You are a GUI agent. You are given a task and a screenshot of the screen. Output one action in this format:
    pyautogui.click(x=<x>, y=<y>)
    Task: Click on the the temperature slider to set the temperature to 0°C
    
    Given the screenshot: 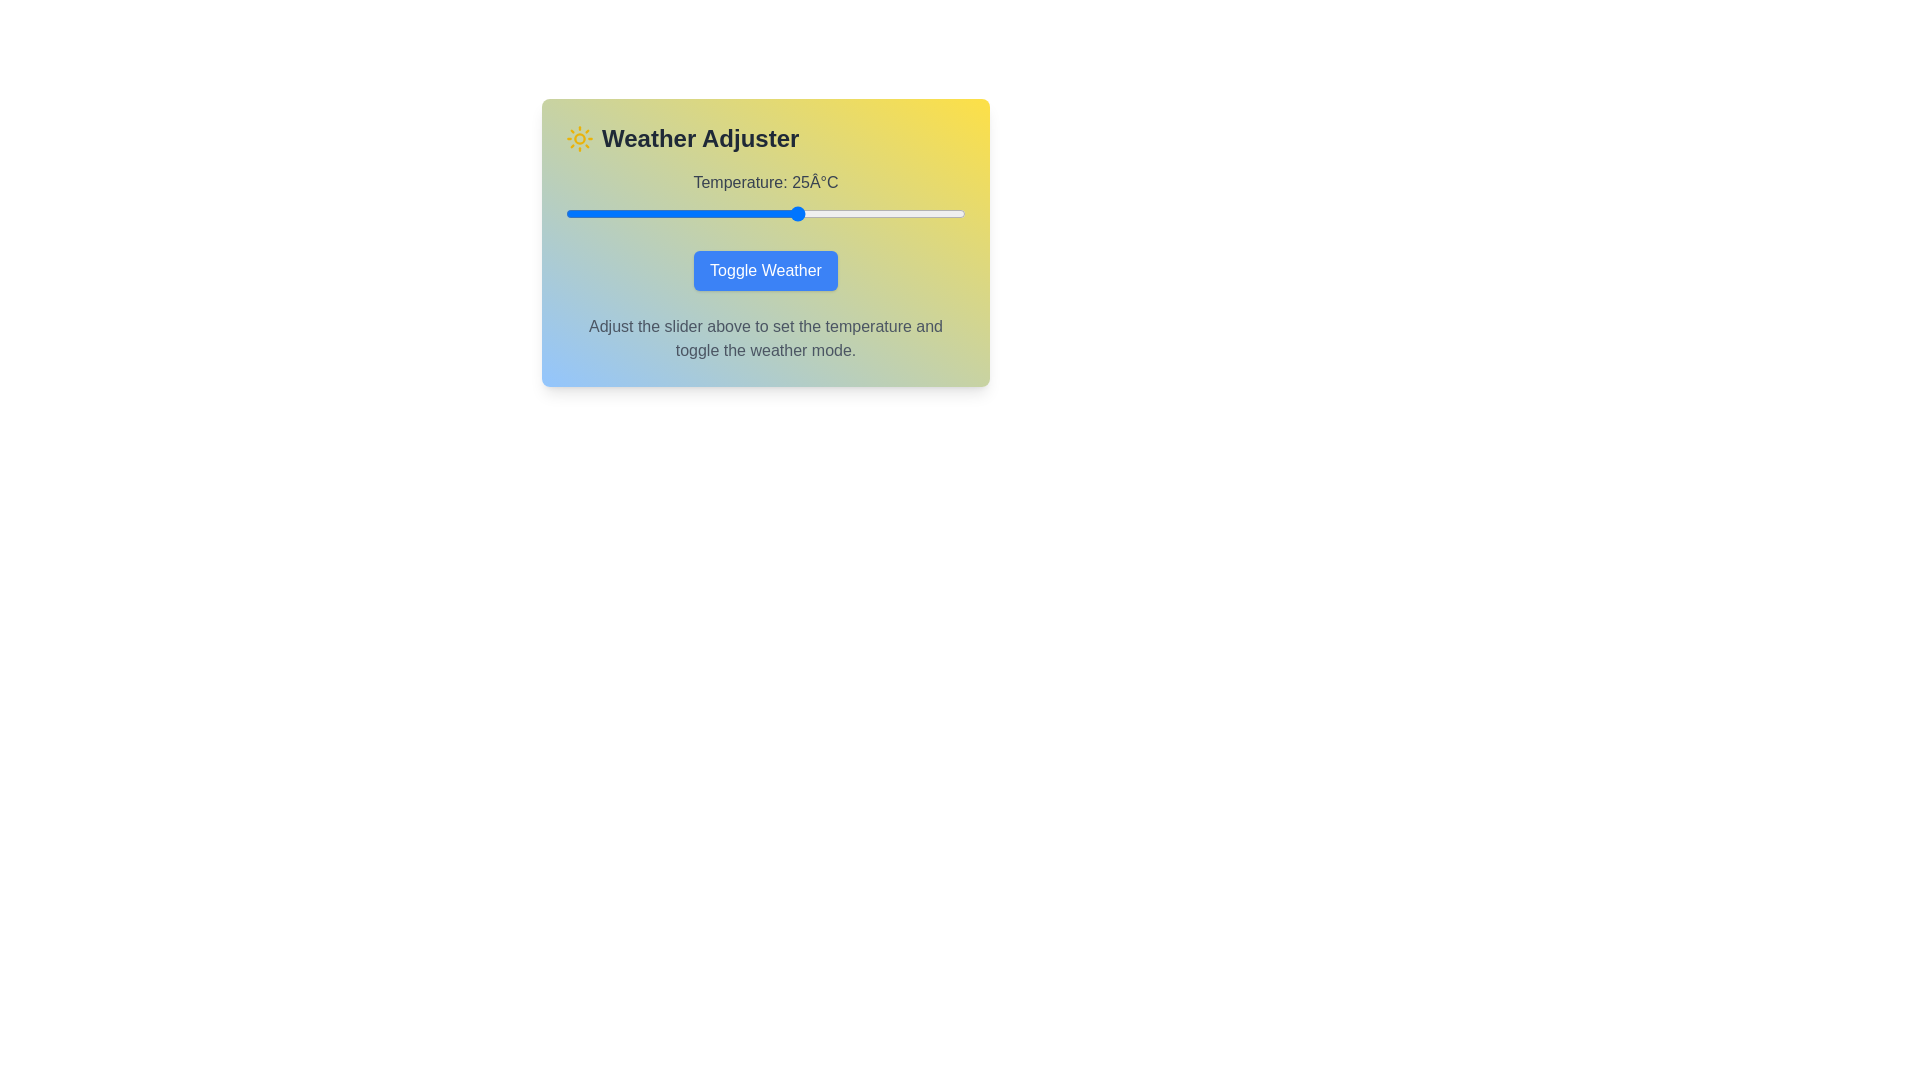 What is the action you would take?
    pyautogui.click(x=631, y=213)
    